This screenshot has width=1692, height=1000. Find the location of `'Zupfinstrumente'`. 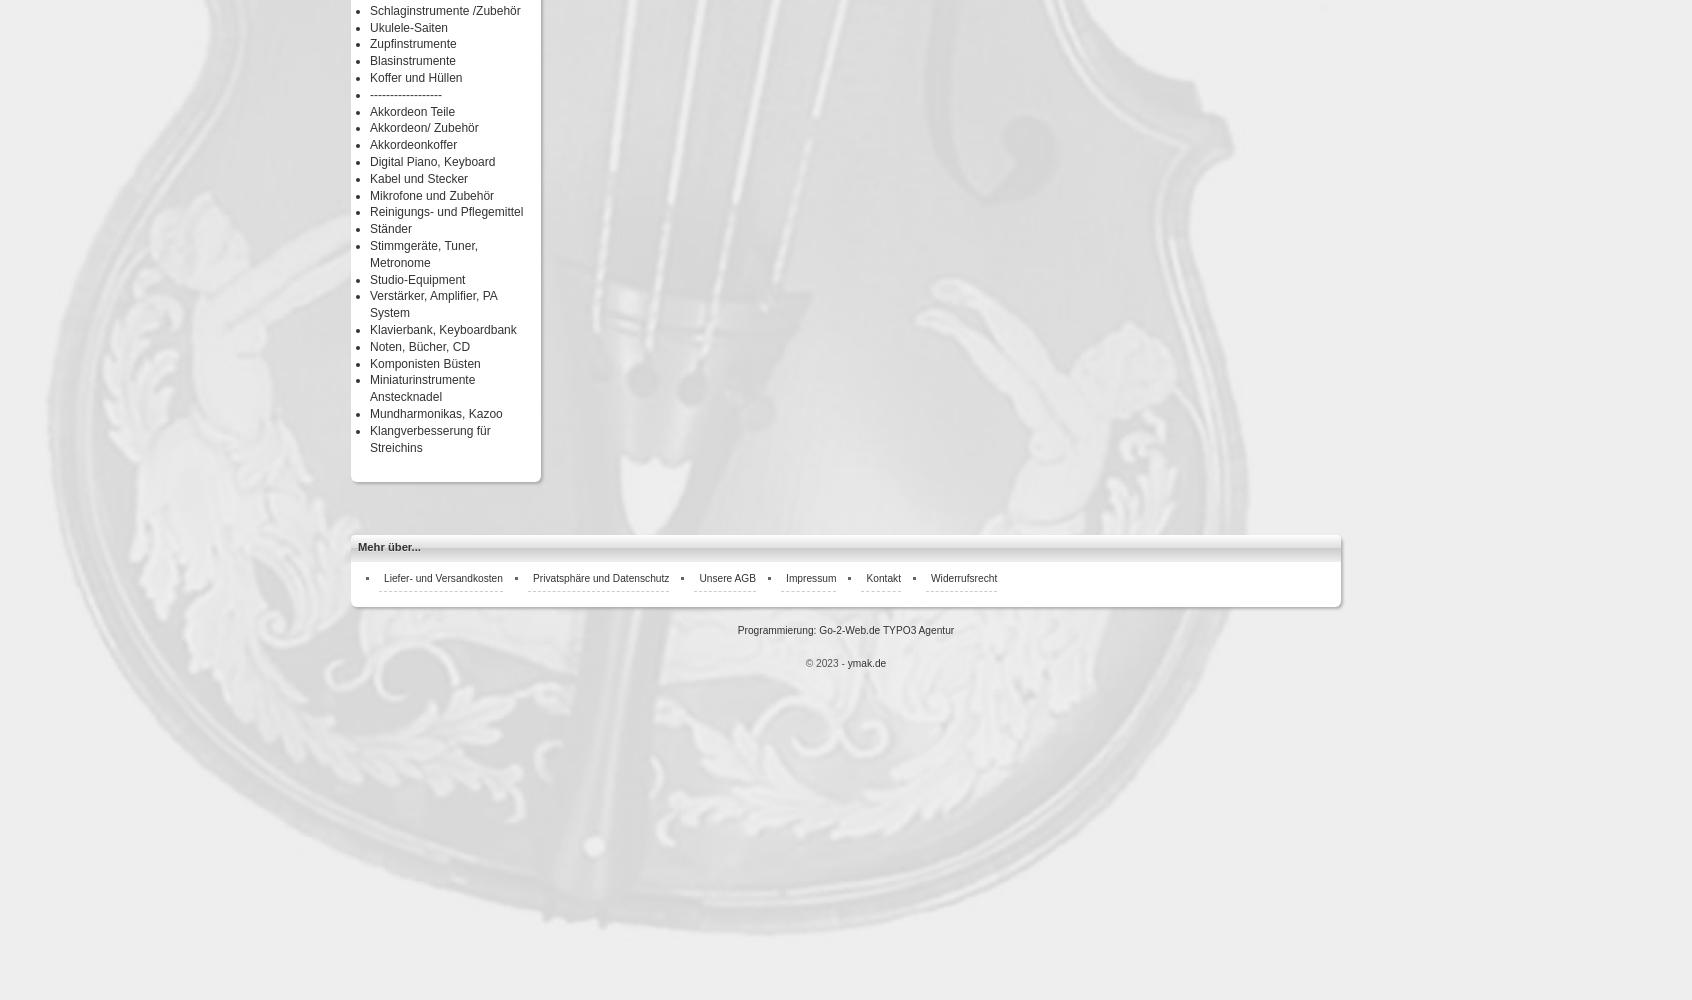

'Zupfinstrumente' is located at coordinates (413, 44).